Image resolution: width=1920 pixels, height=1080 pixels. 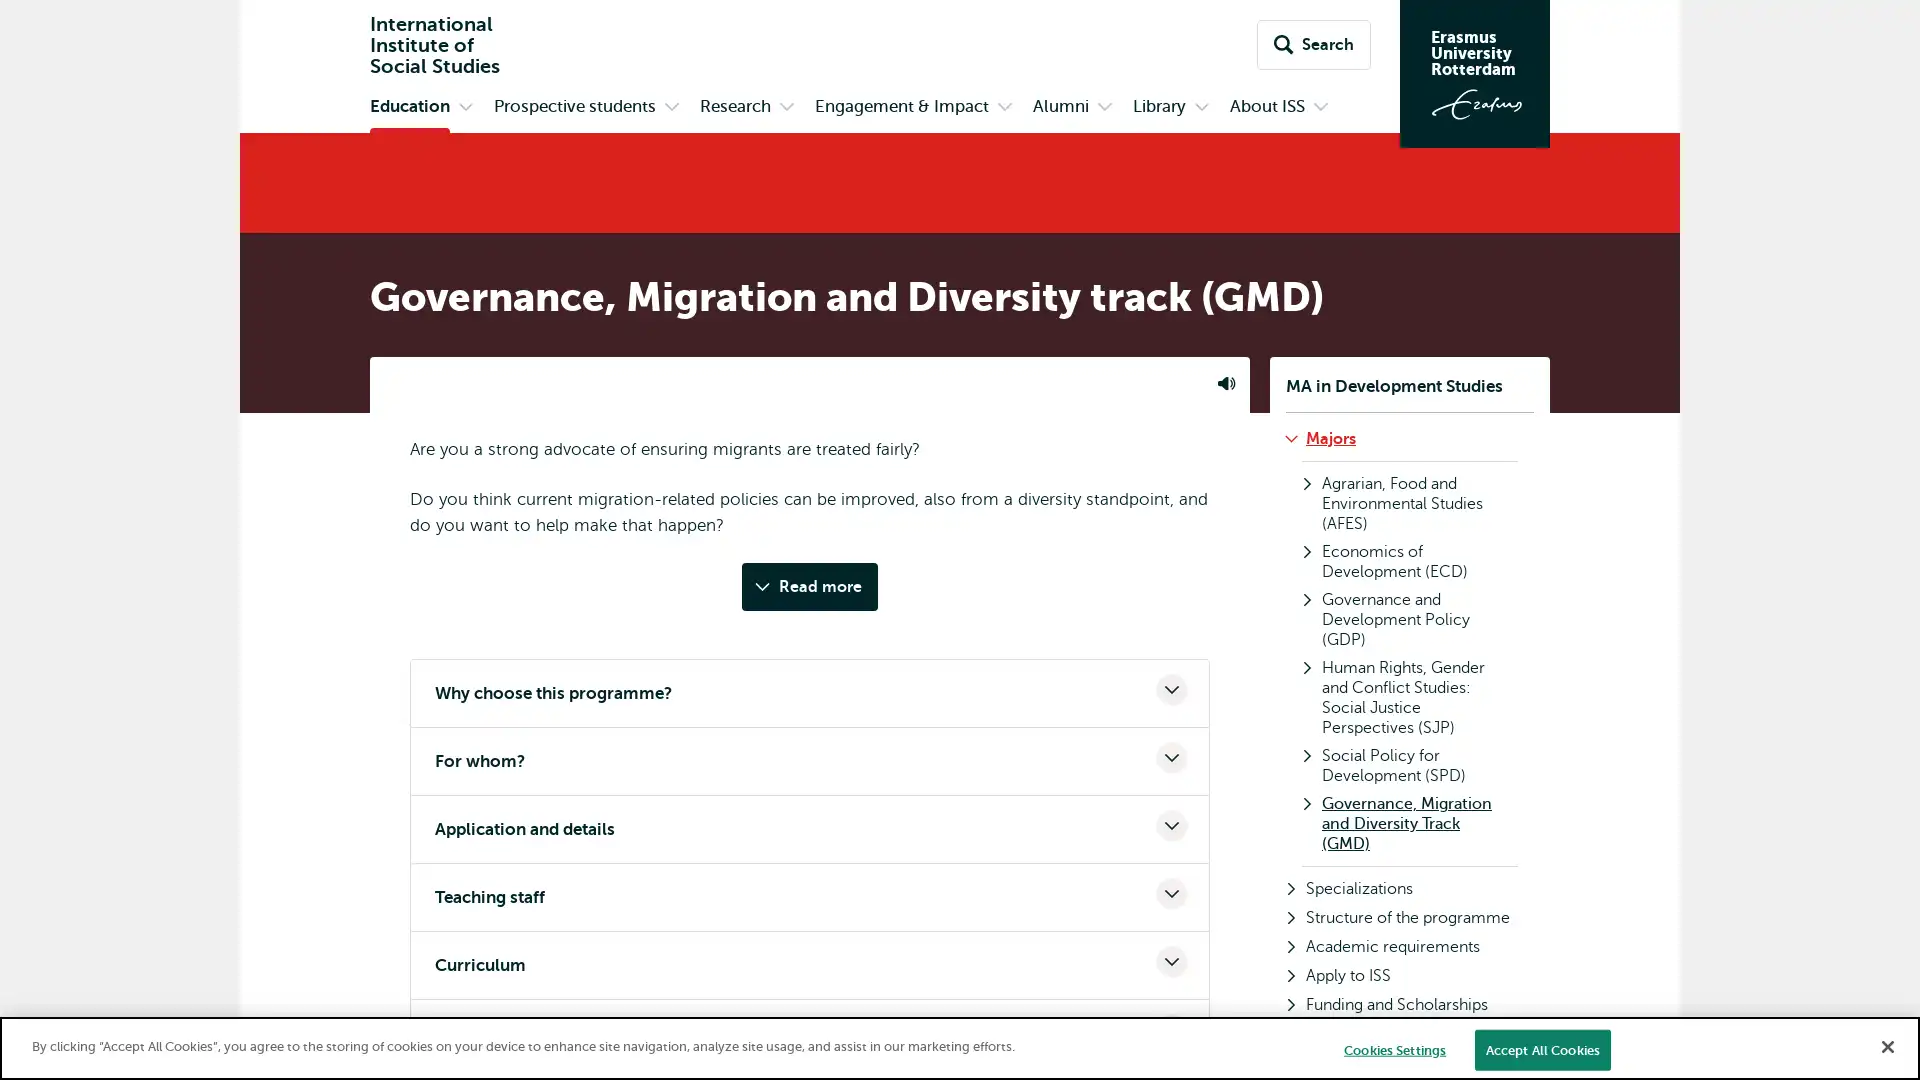 I want to click on Teaching staff, so click(x=810, y=896).